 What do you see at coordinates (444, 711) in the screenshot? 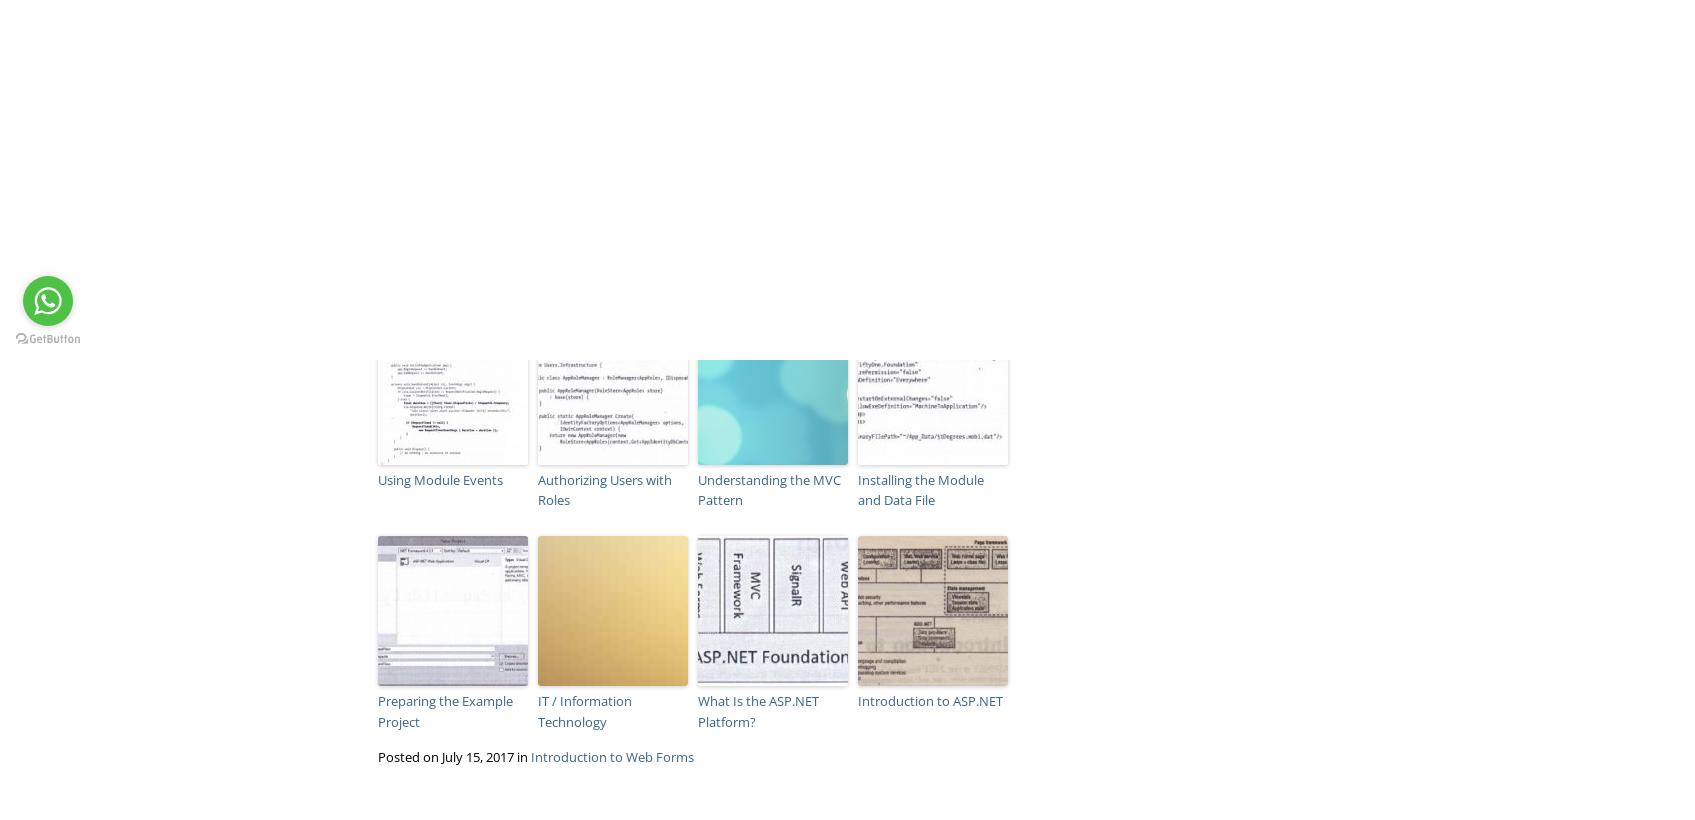
I see `'Preparing the Example Project'` at bounding box center [444, 711].